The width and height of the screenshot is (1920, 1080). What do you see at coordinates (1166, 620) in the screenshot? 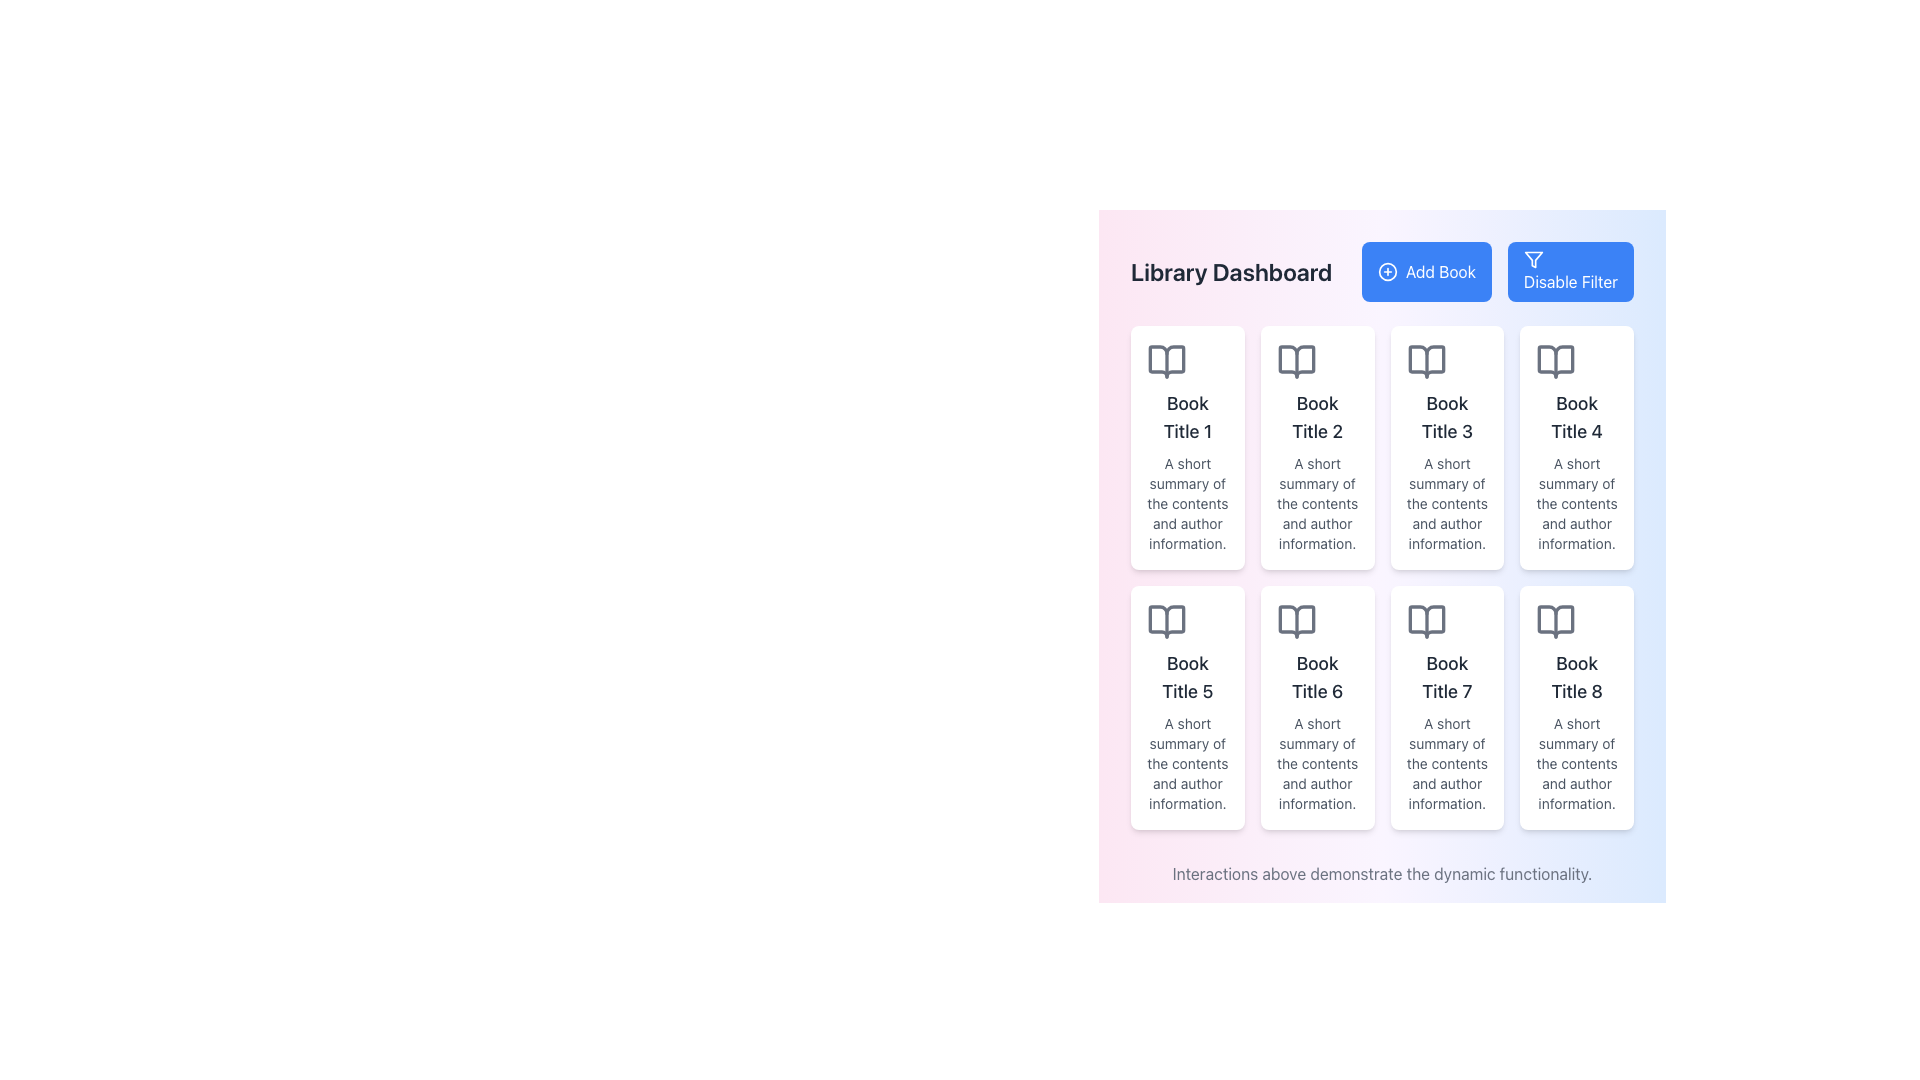
I see `the open book icon located at the top of the fifth card labeled 'Book Title 5' in the grid layout` at bounding box center [1166, 620].